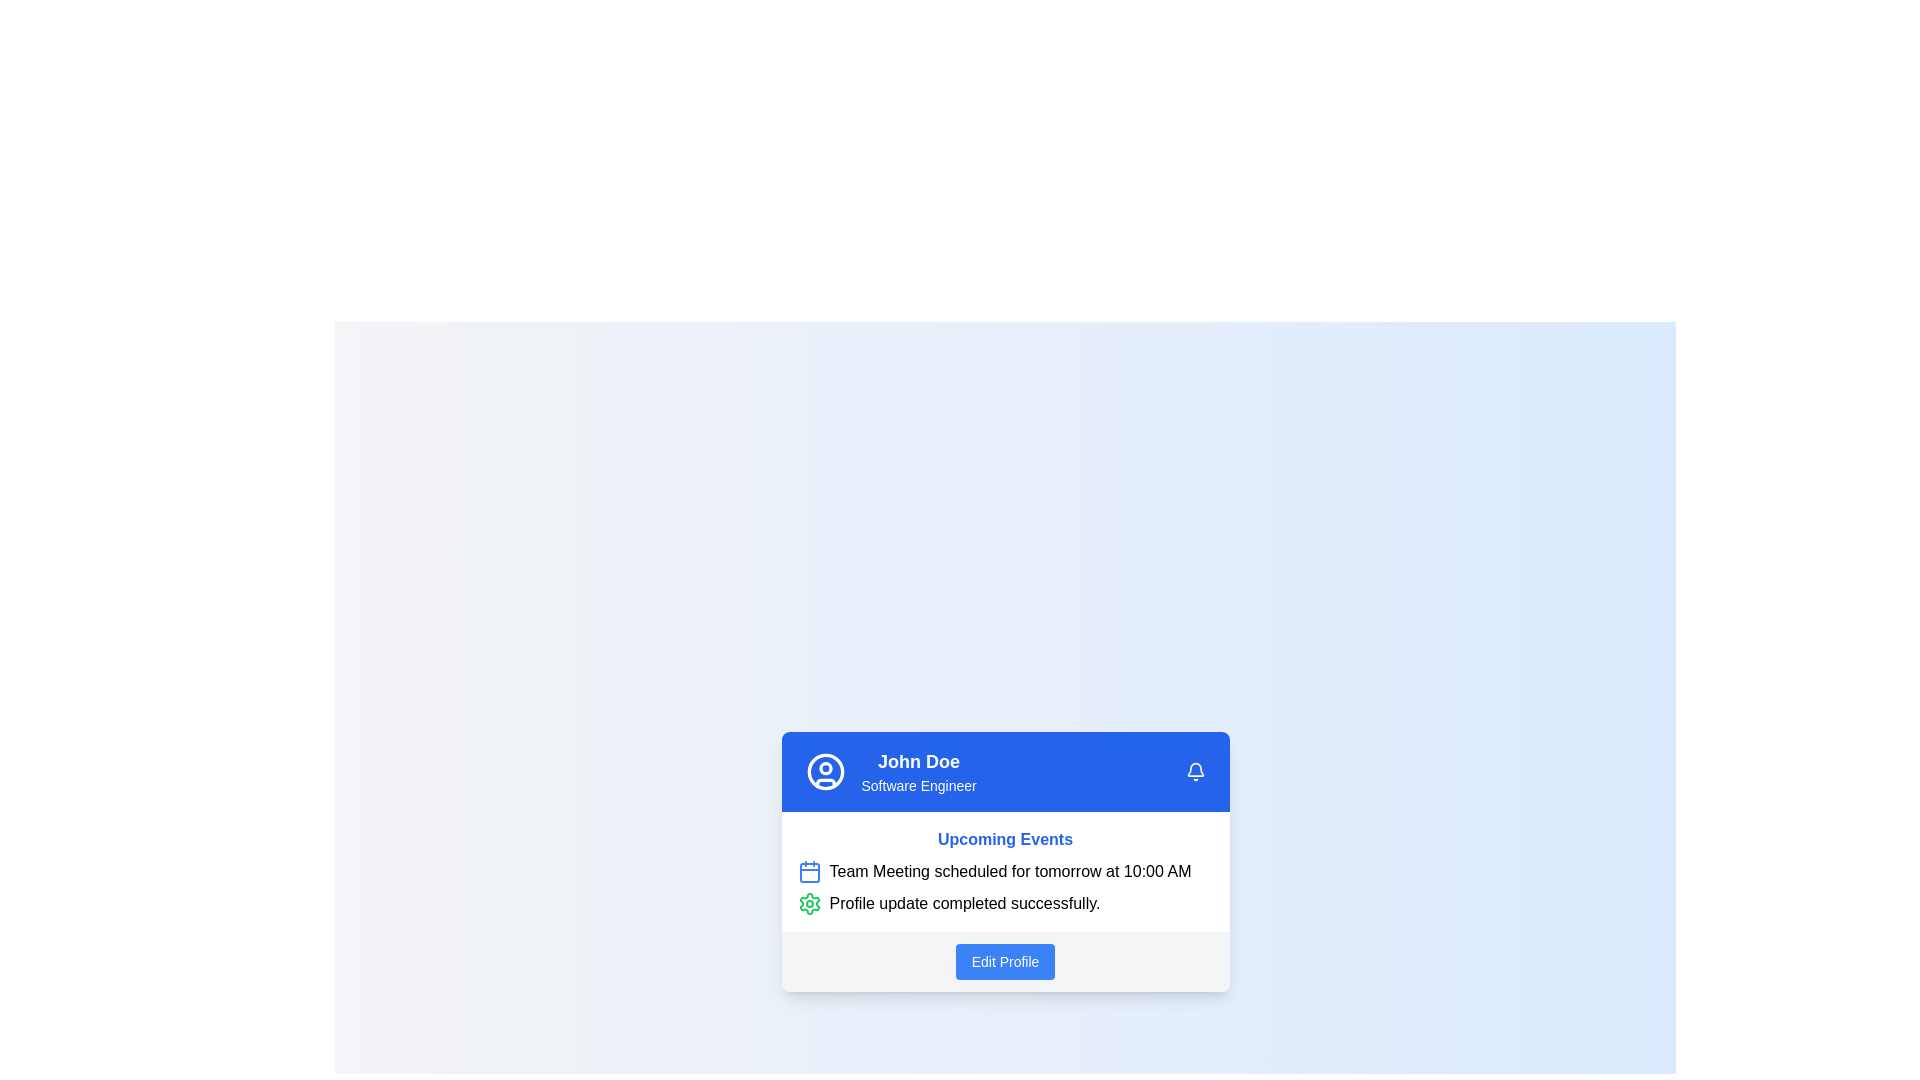 This screenshot has height=1080, width=1920. I want to click on informational text 'Profile update completed successfully.' which is accompanied by a green gear icon, located in the center-bottom area of the profile card, directly below the 'Team Meeting scheduled for tomorrow at 10:00 AM.', so click(1005, 903).